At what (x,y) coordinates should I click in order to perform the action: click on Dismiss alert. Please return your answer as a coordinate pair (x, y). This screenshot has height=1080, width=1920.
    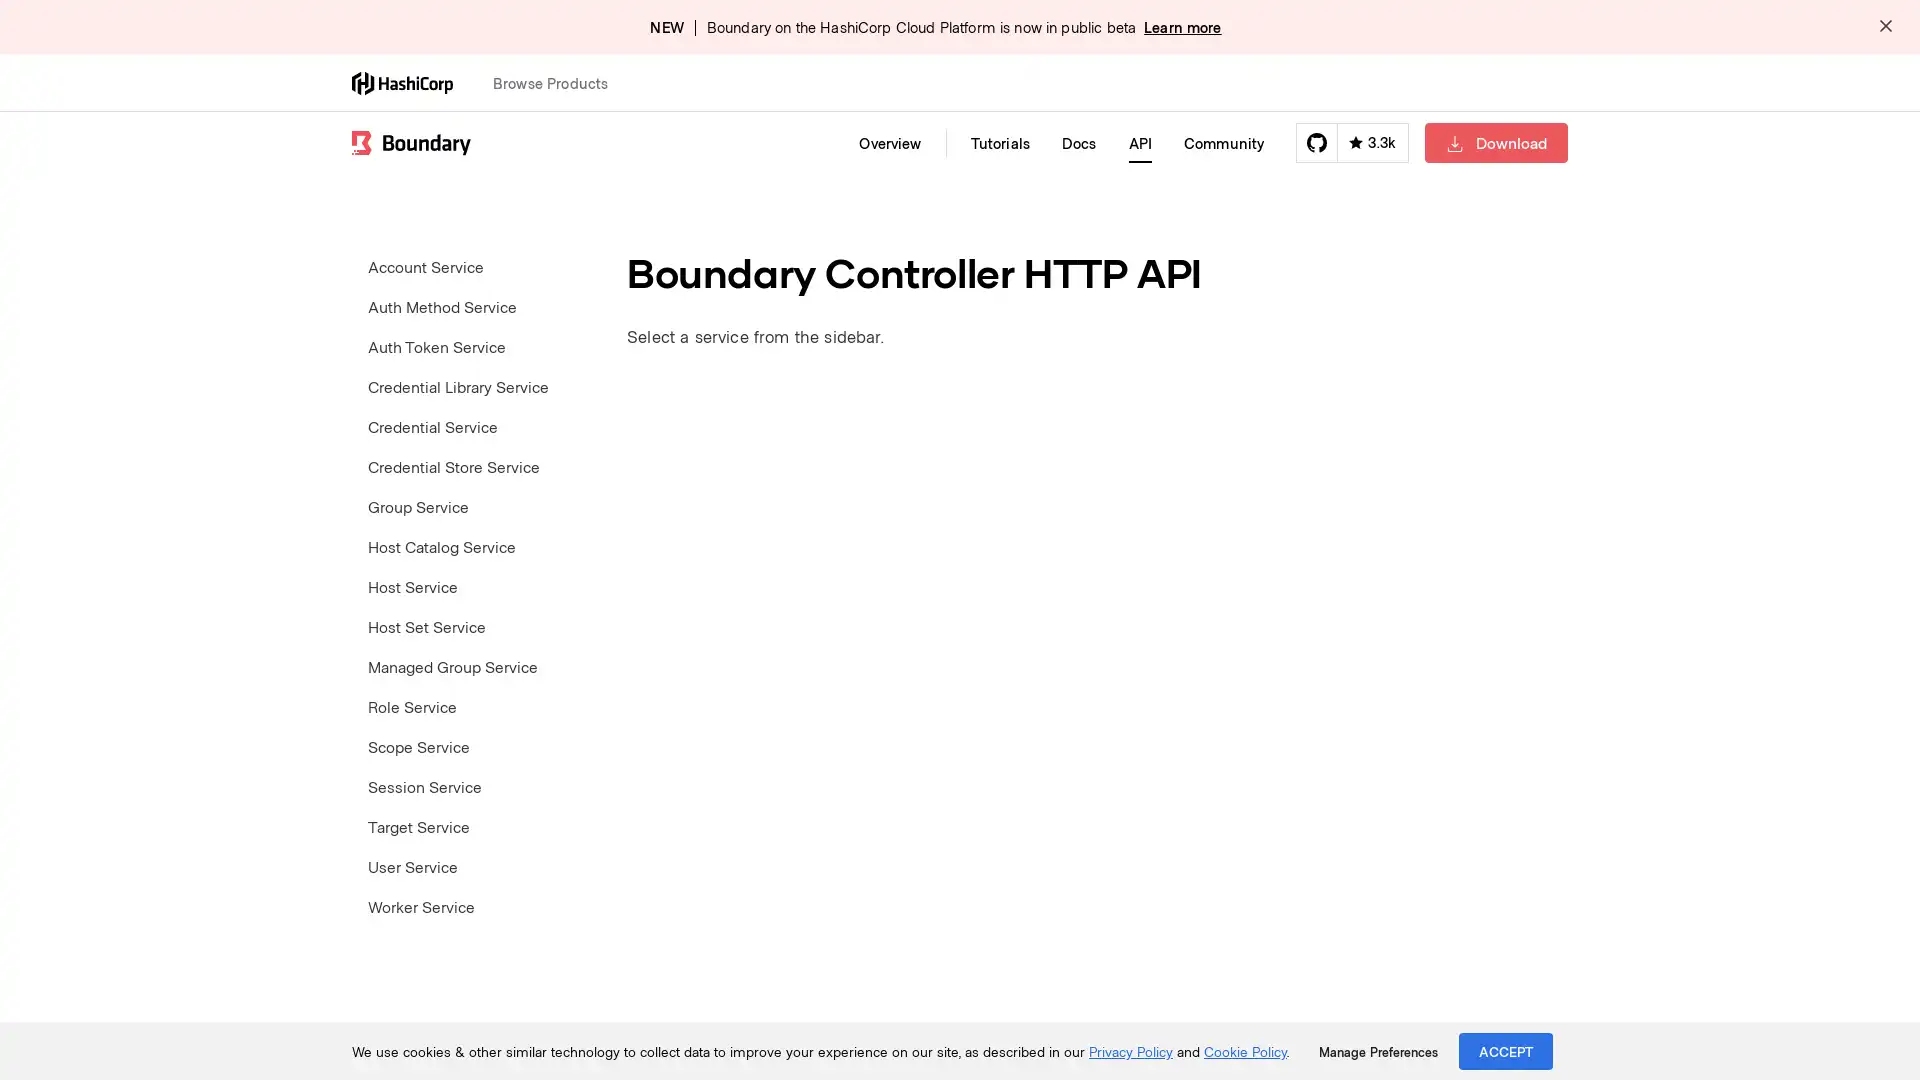
    Looking at the image, I should click on (1885, 27).